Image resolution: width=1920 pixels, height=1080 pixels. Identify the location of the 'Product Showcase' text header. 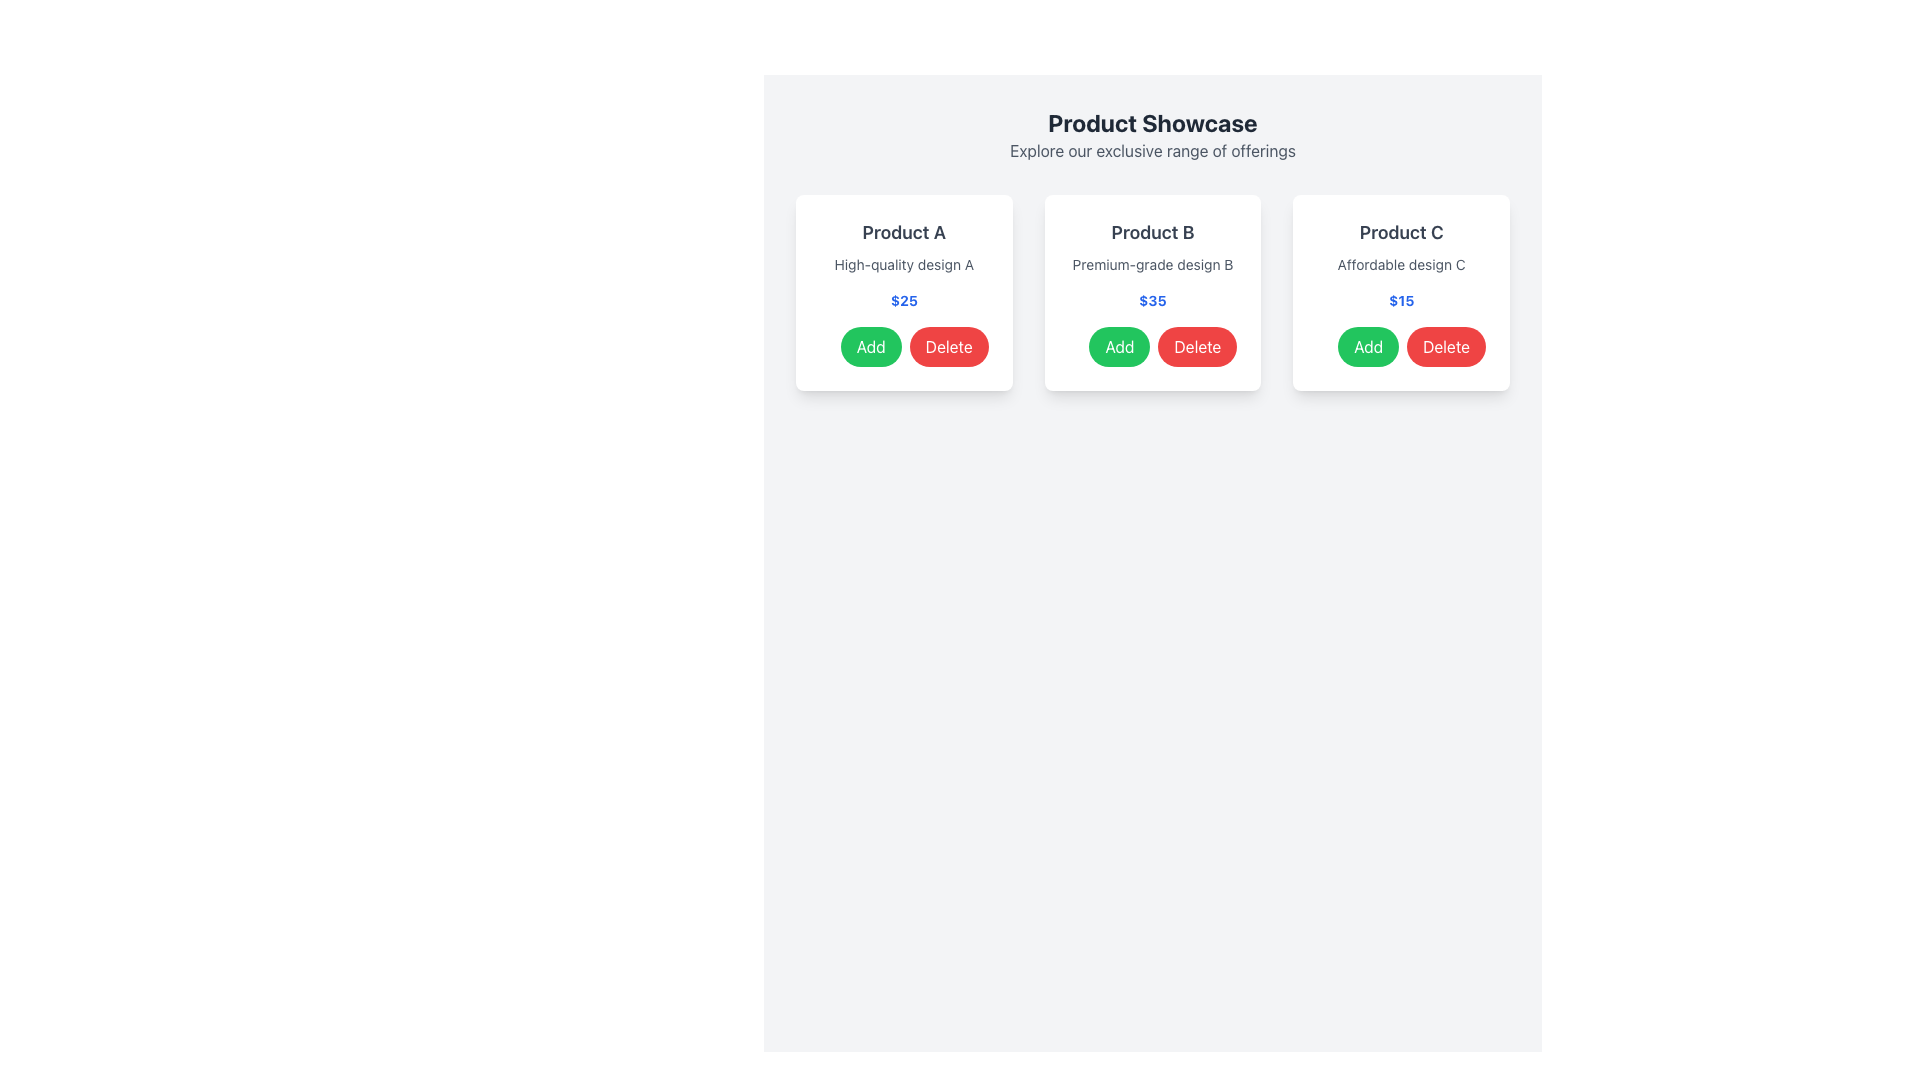
(1152, 123).